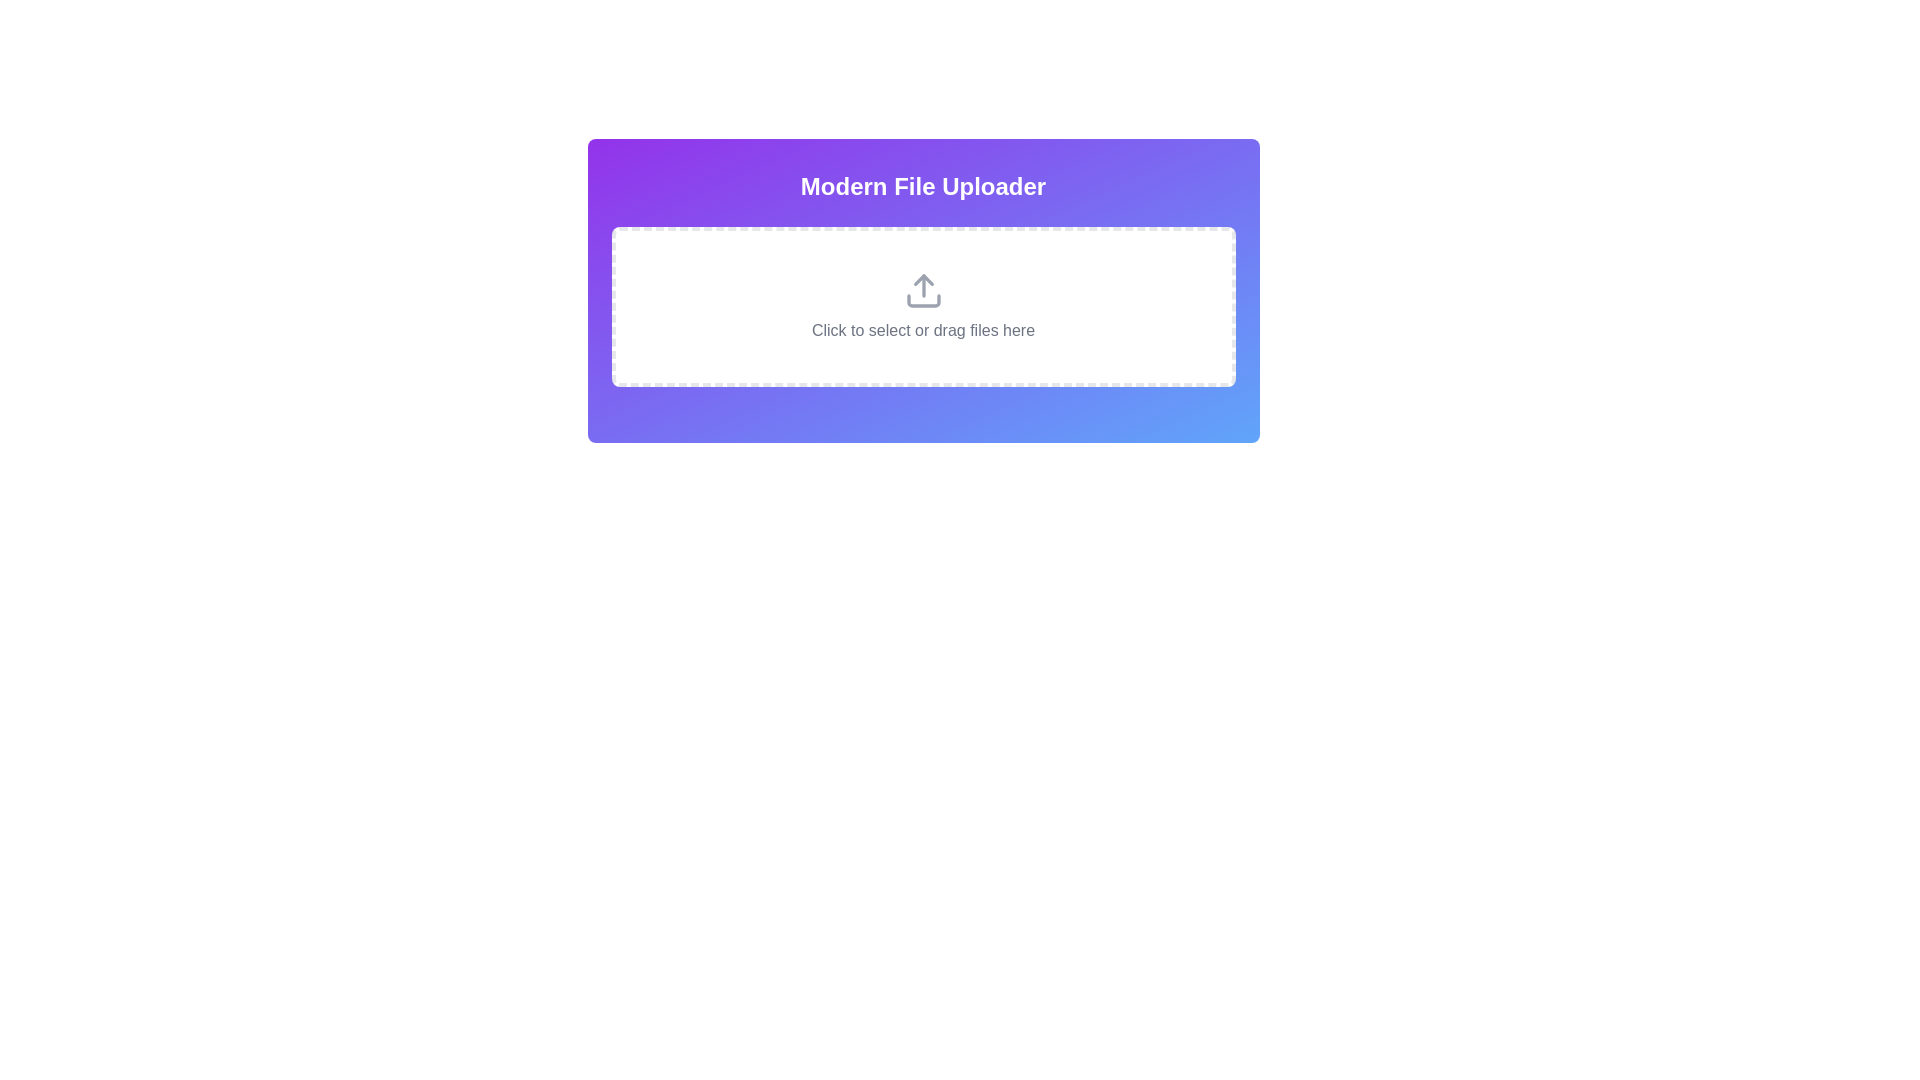 This screenshot has height=1080, width=1920. Describe the element at coordinates (922, 280) in the screenshot. I see `the decorative upload icon graphic located at the top of the central upload icon in the file uploader component` at that location.